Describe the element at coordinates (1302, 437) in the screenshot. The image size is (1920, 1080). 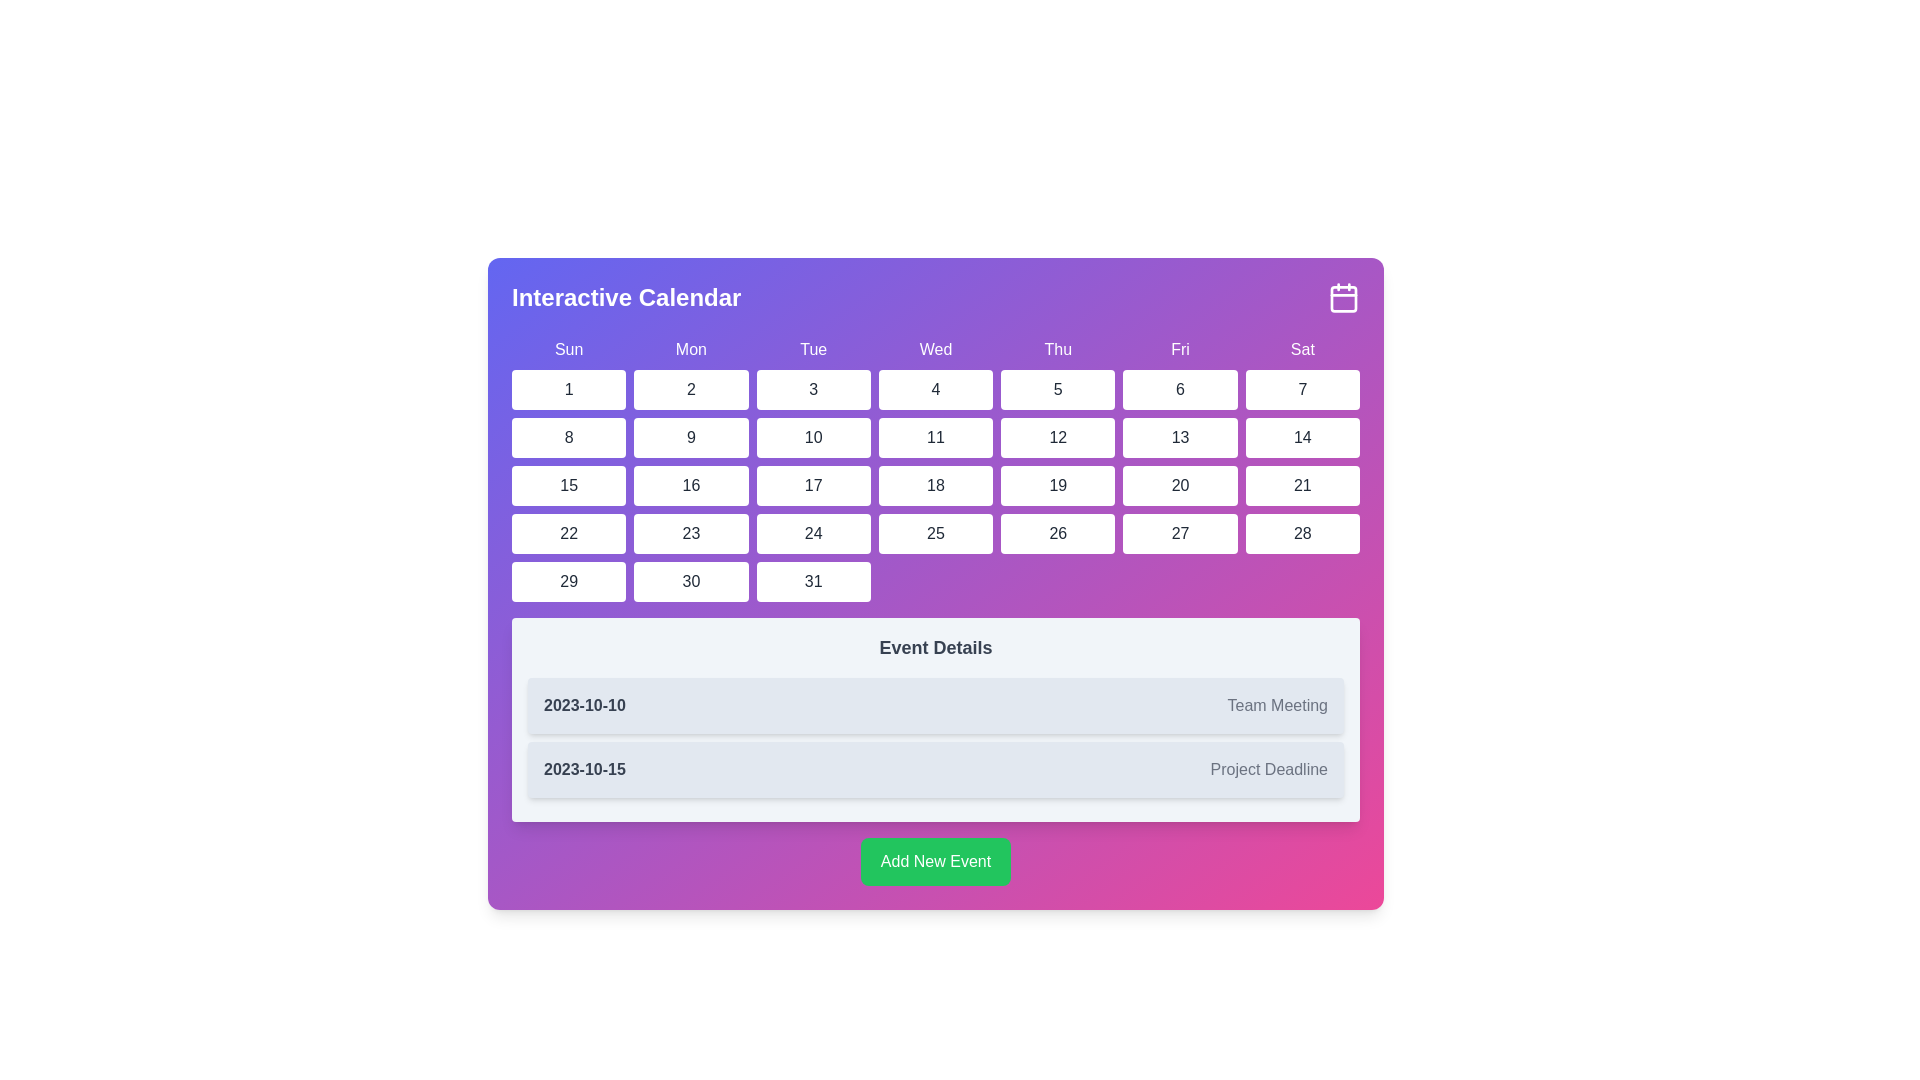
I see `the button representing the 14th day of the month` at that location.